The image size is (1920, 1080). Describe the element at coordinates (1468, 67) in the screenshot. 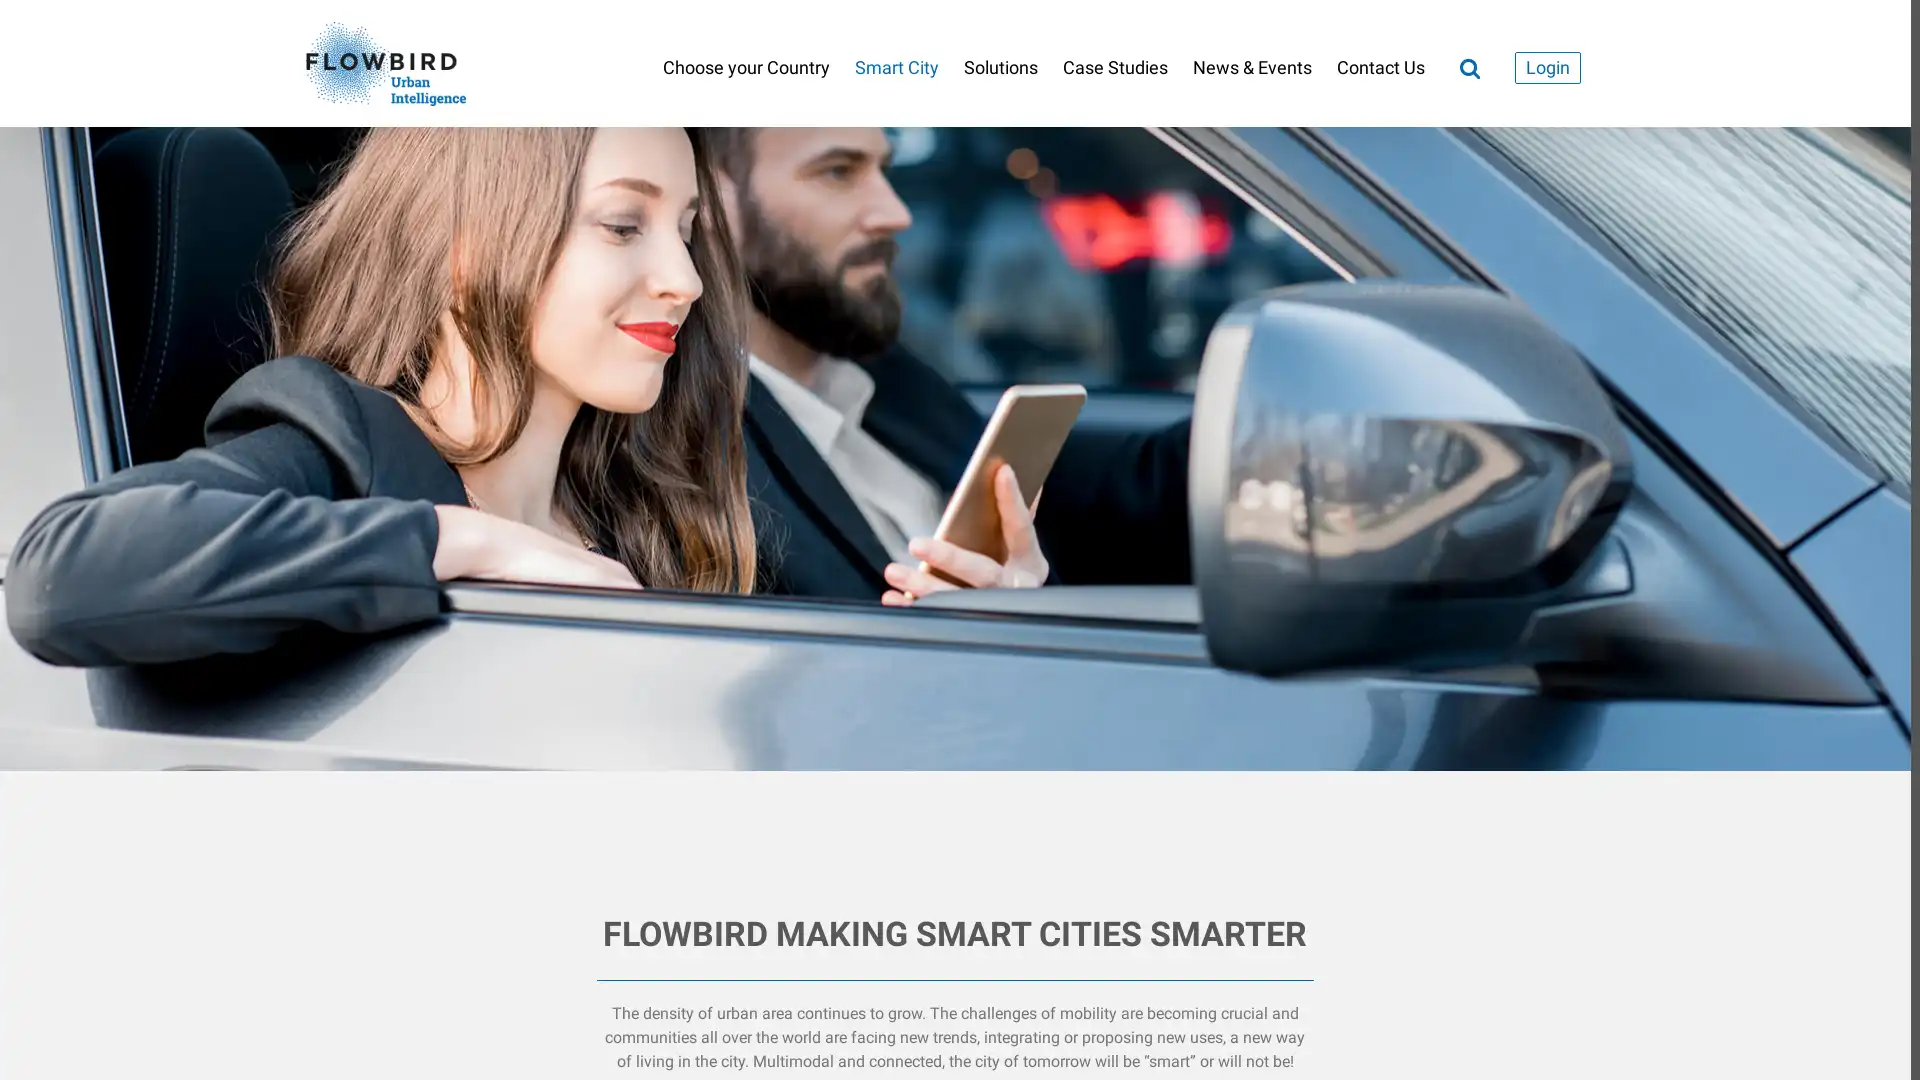

I see `Search` at that location.